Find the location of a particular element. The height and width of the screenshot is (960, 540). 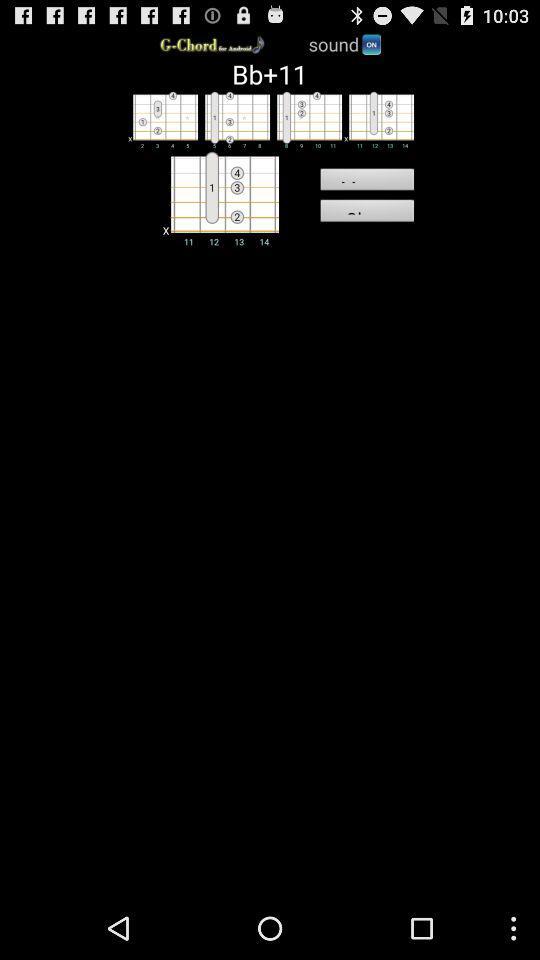

choose the image is located at coordinates (378, 119).